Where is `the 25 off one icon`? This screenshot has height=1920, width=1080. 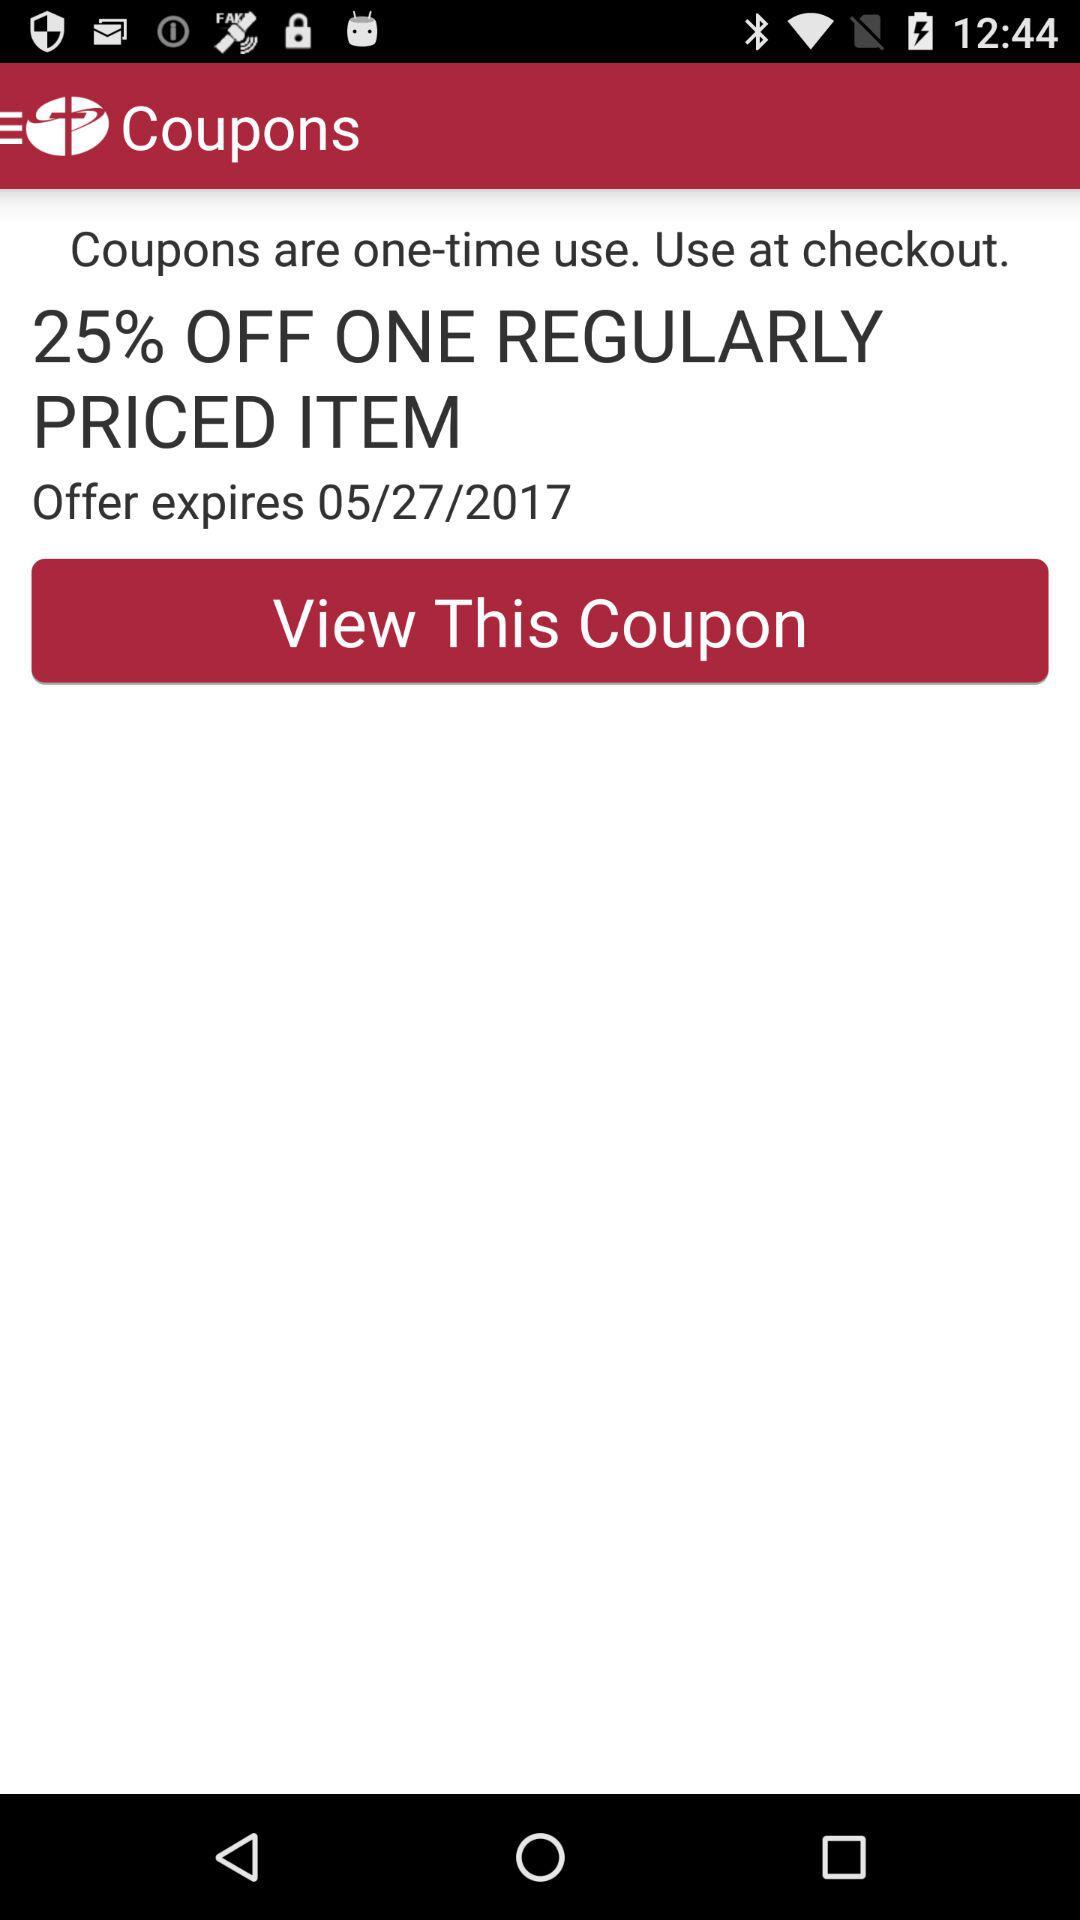 the 25 off one icon is located at coordinates (540, 376).